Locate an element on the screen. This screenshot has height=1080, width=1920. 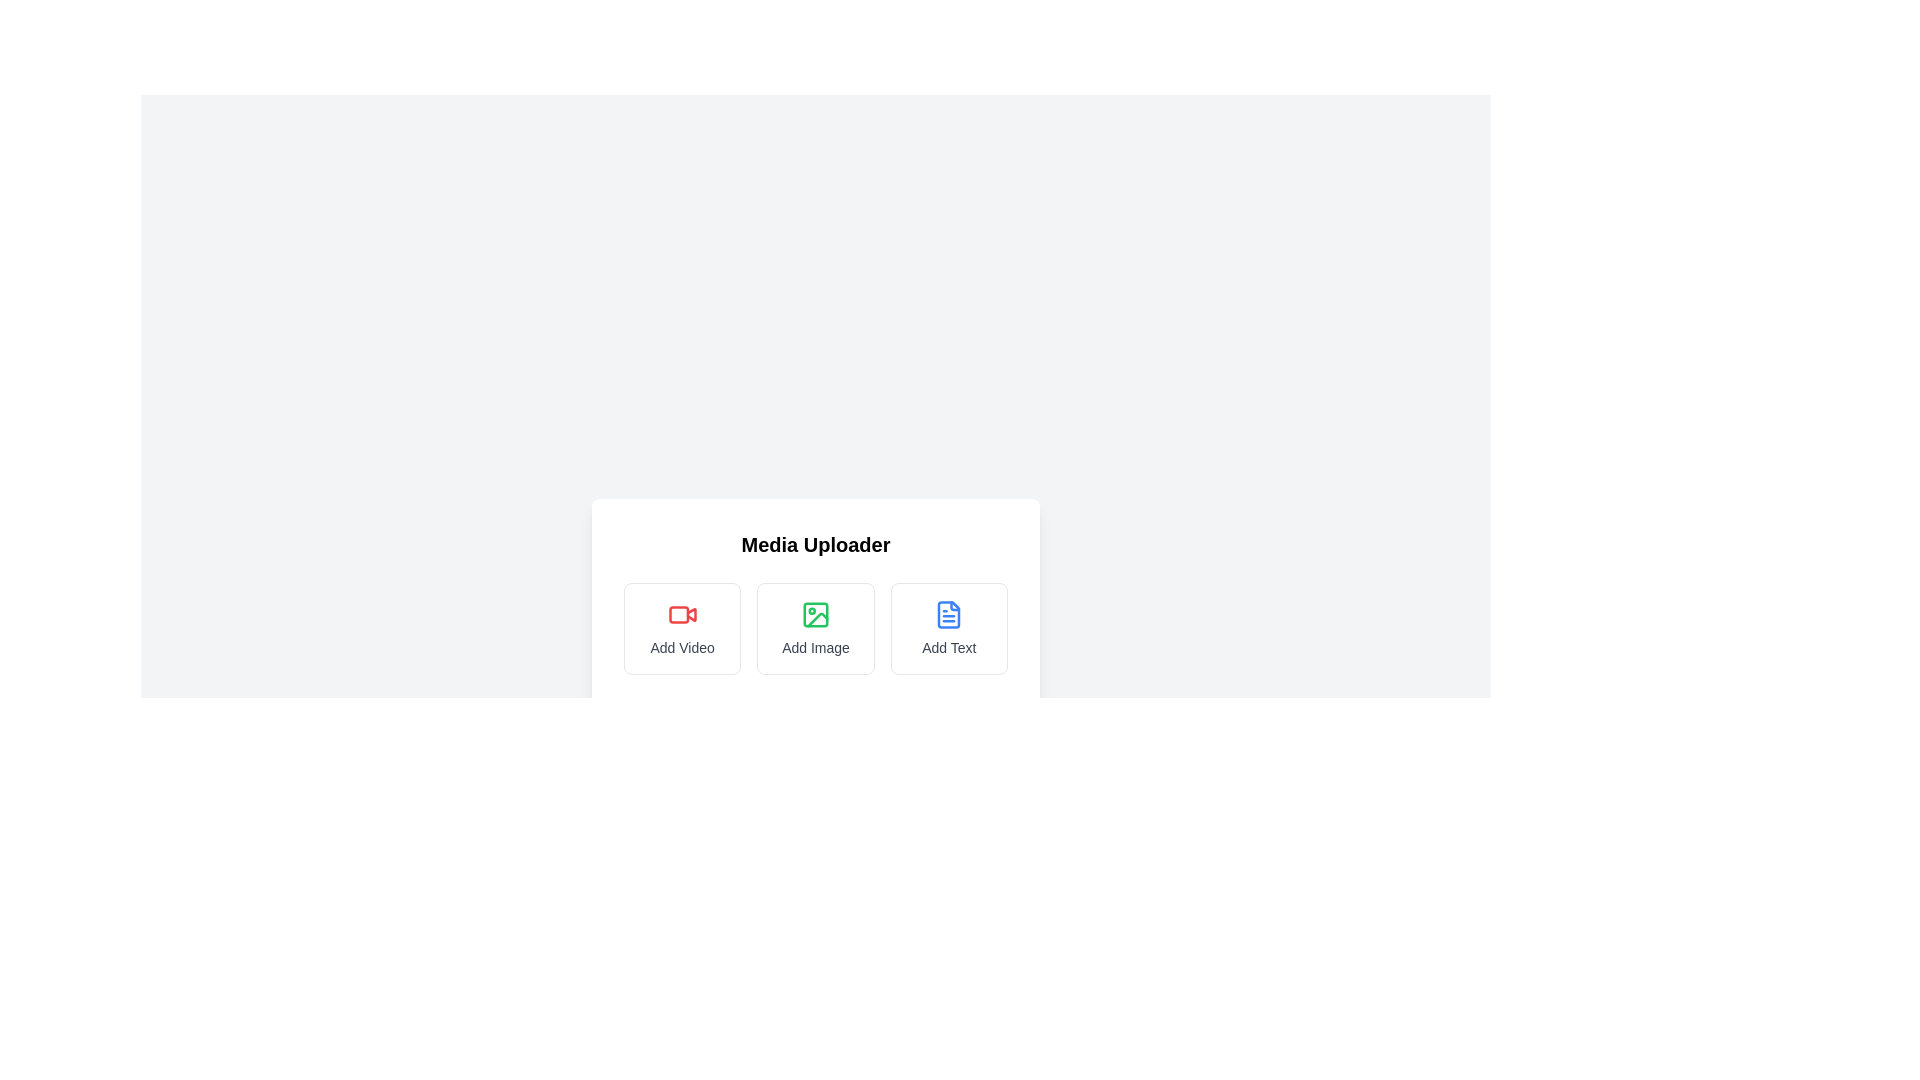
the blue document icon with text lines located in the third clickable button next to the 'Add Text' label beneath the 'Media Uploader' title is located at coordinates (948, 613).